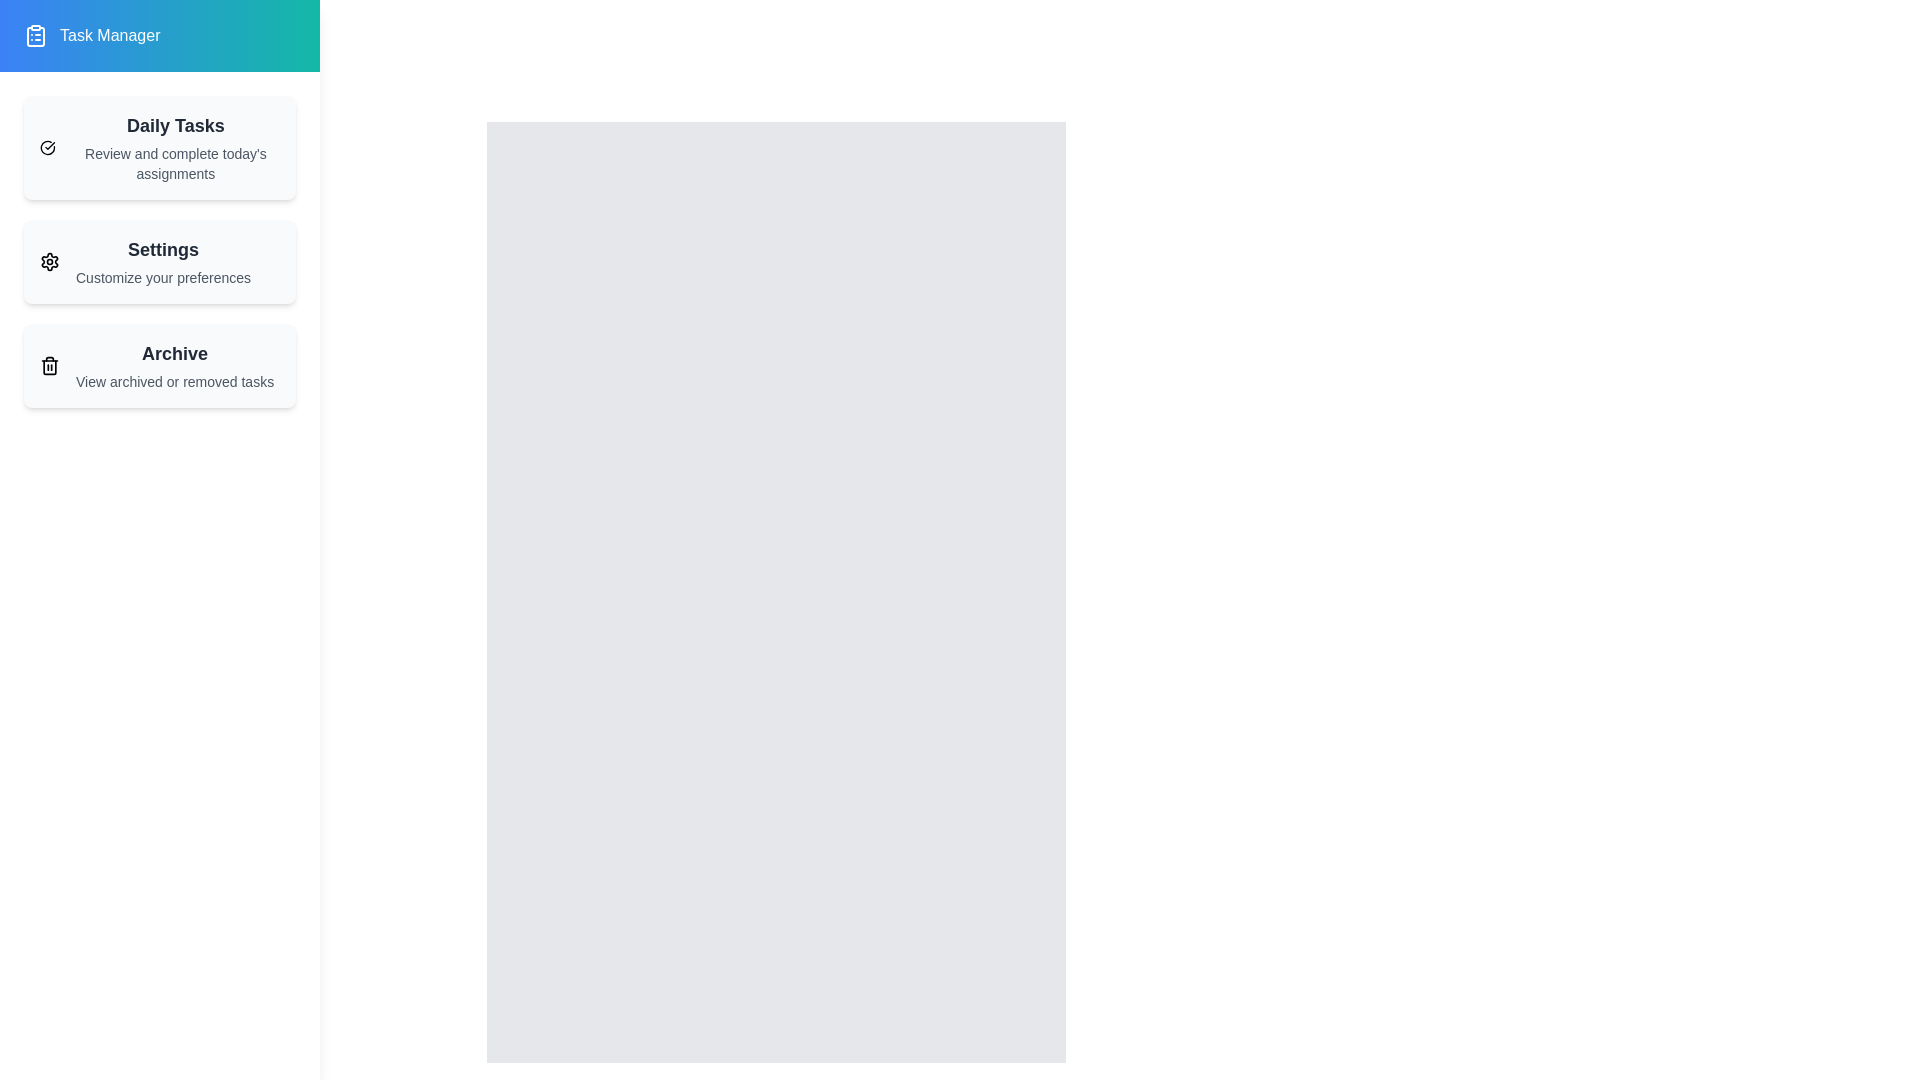  Describe the element at coordinates (158, 261) in the screenshot. I see `the 'Settings' item in the TaskManagementDrawer component` at that location.